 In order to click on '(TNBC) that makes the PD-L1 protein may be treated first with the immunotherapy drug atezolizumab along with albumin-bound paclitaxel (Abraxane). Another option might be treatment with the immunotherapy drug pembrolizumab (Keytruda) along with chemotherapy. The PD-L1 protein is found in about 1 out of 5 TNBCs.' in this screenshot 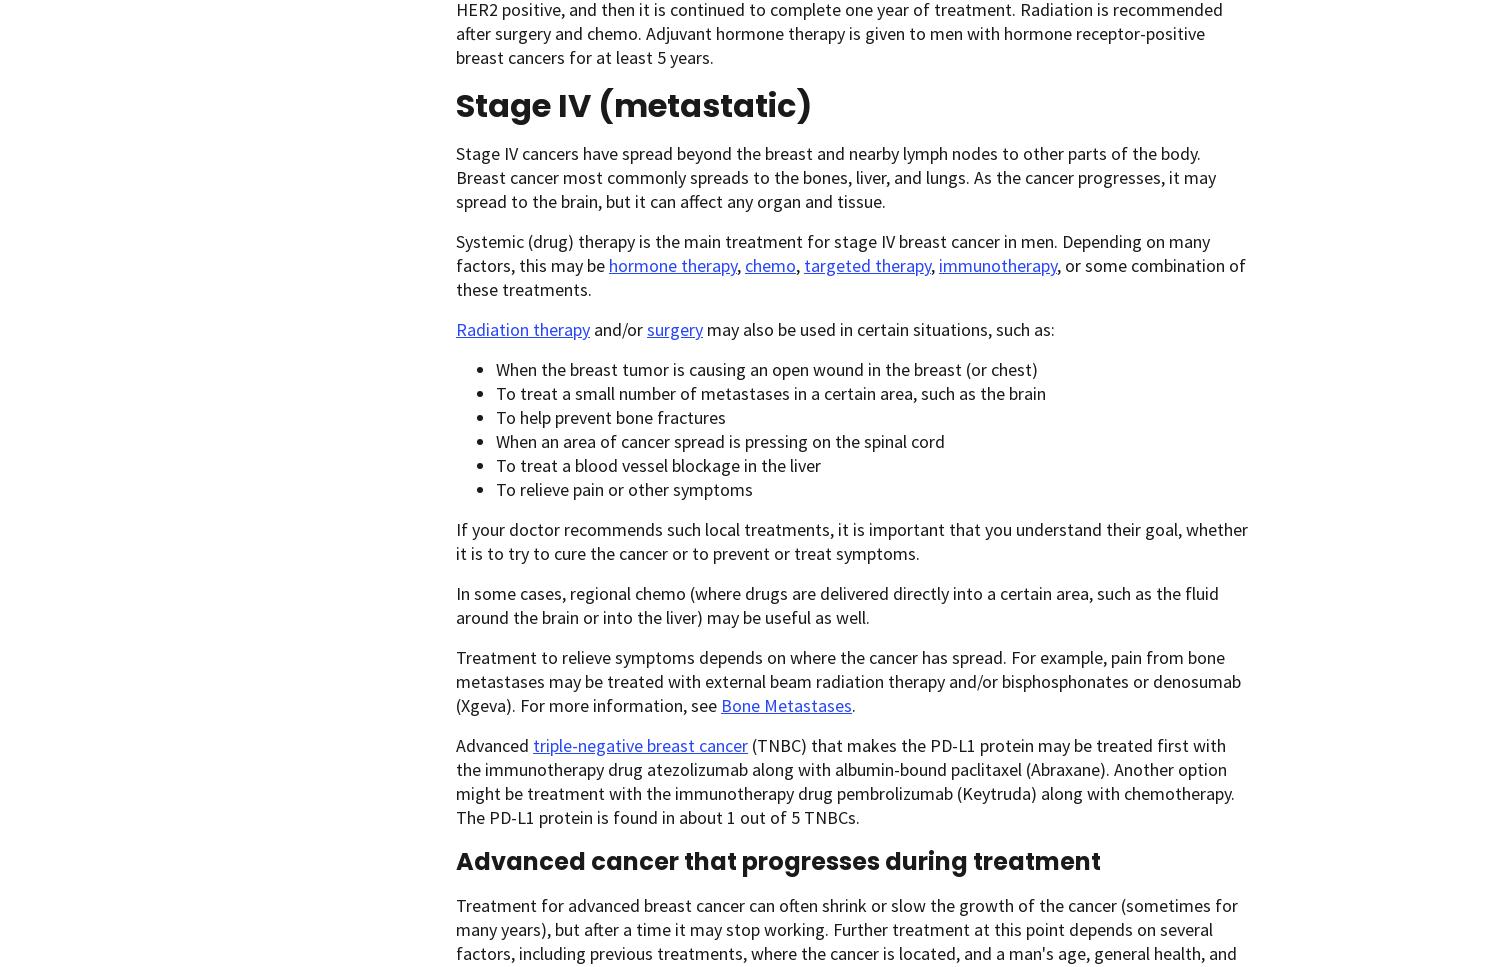, I will do `click(844, 781)`.